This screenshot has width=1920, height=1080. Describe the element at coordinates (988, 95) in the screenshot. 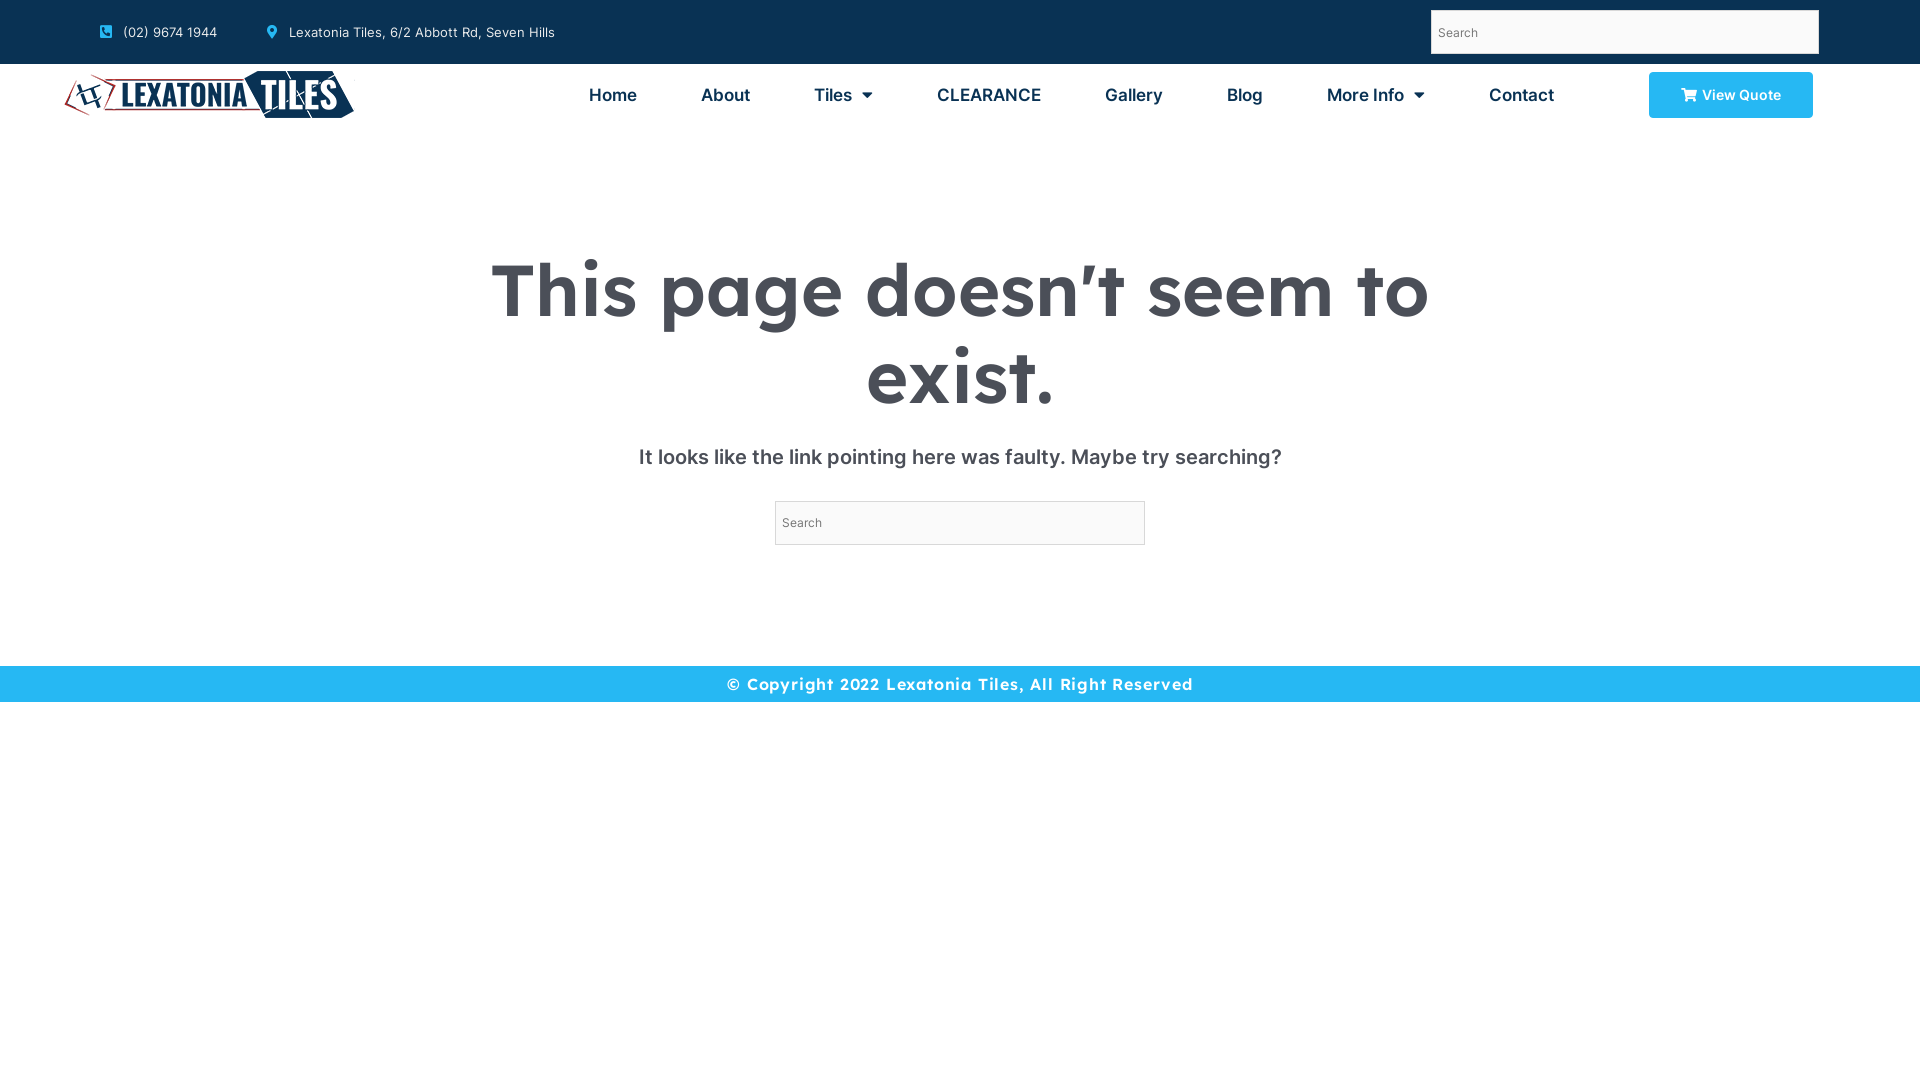

I see `'CLEARANCE'` at that location.